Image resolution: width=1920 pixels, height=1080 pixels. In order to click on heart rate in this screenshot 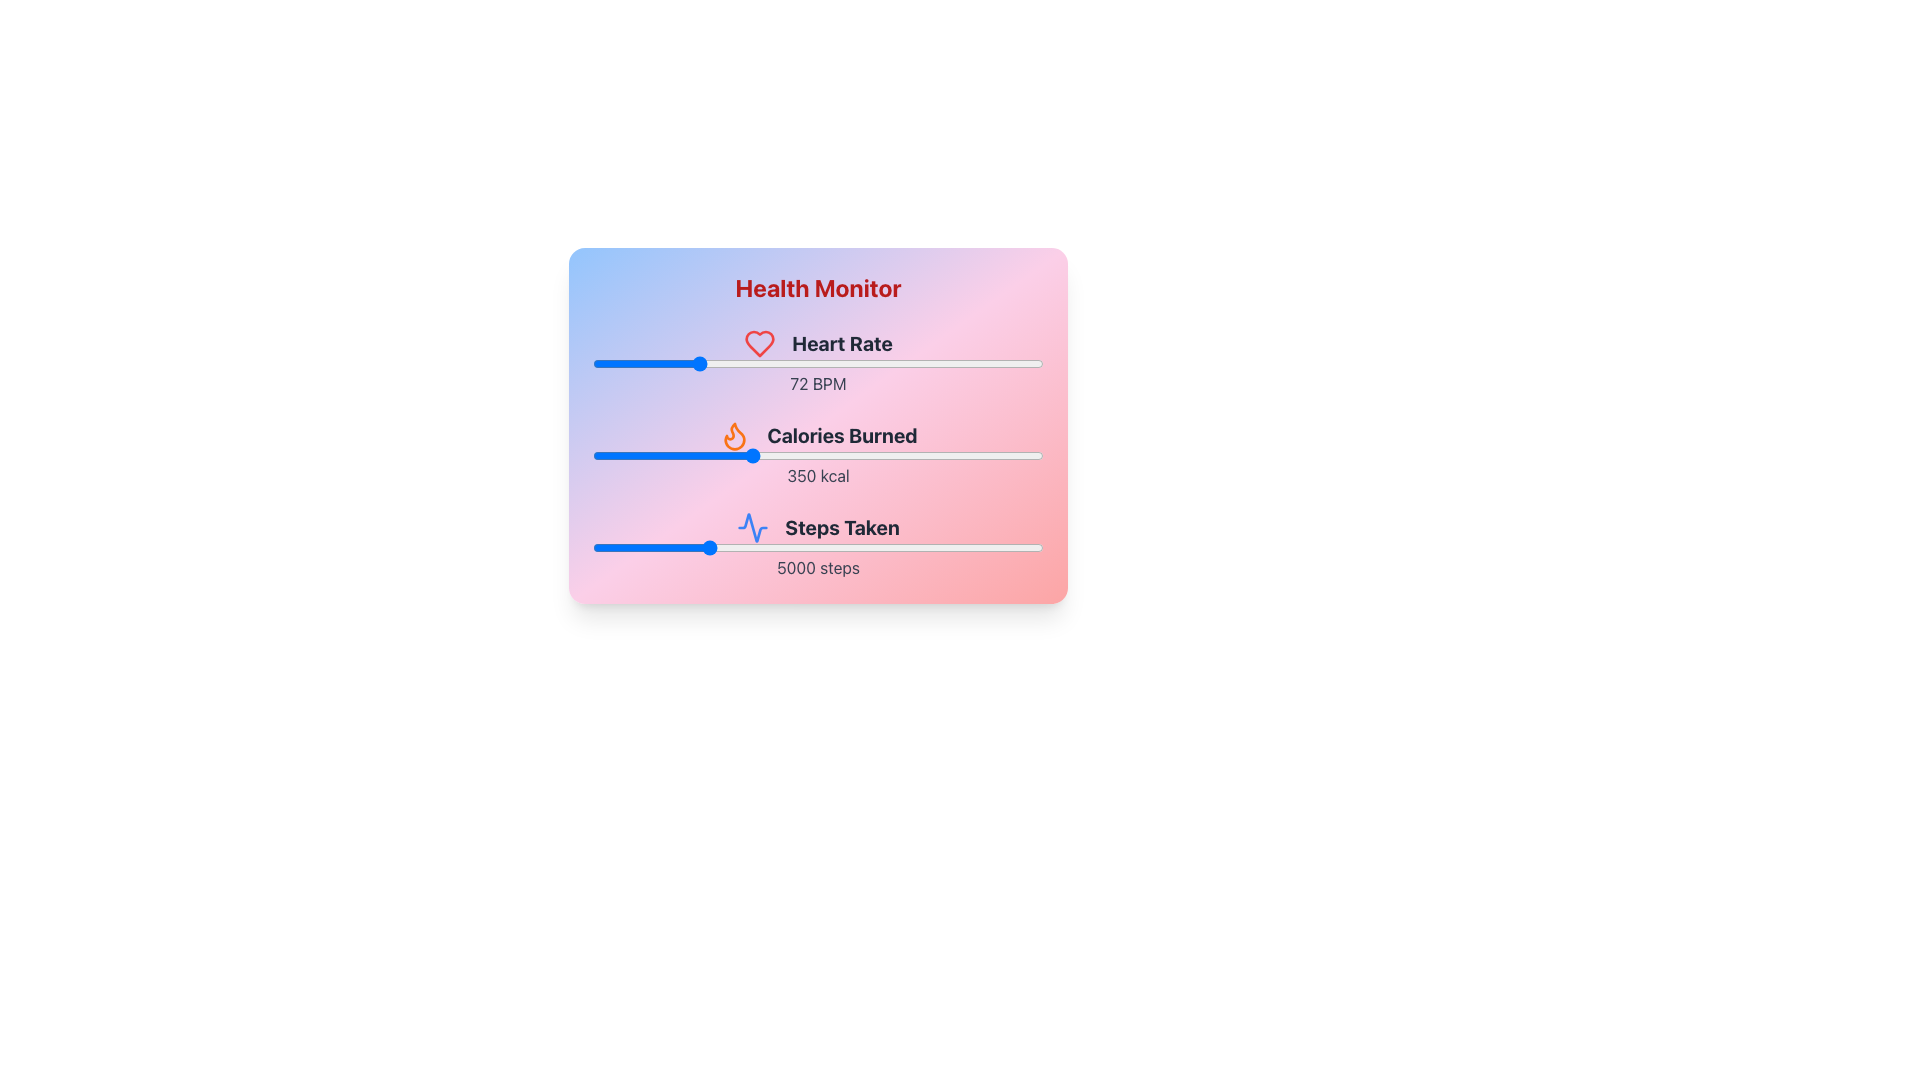, I will do `click(723, 363)`.